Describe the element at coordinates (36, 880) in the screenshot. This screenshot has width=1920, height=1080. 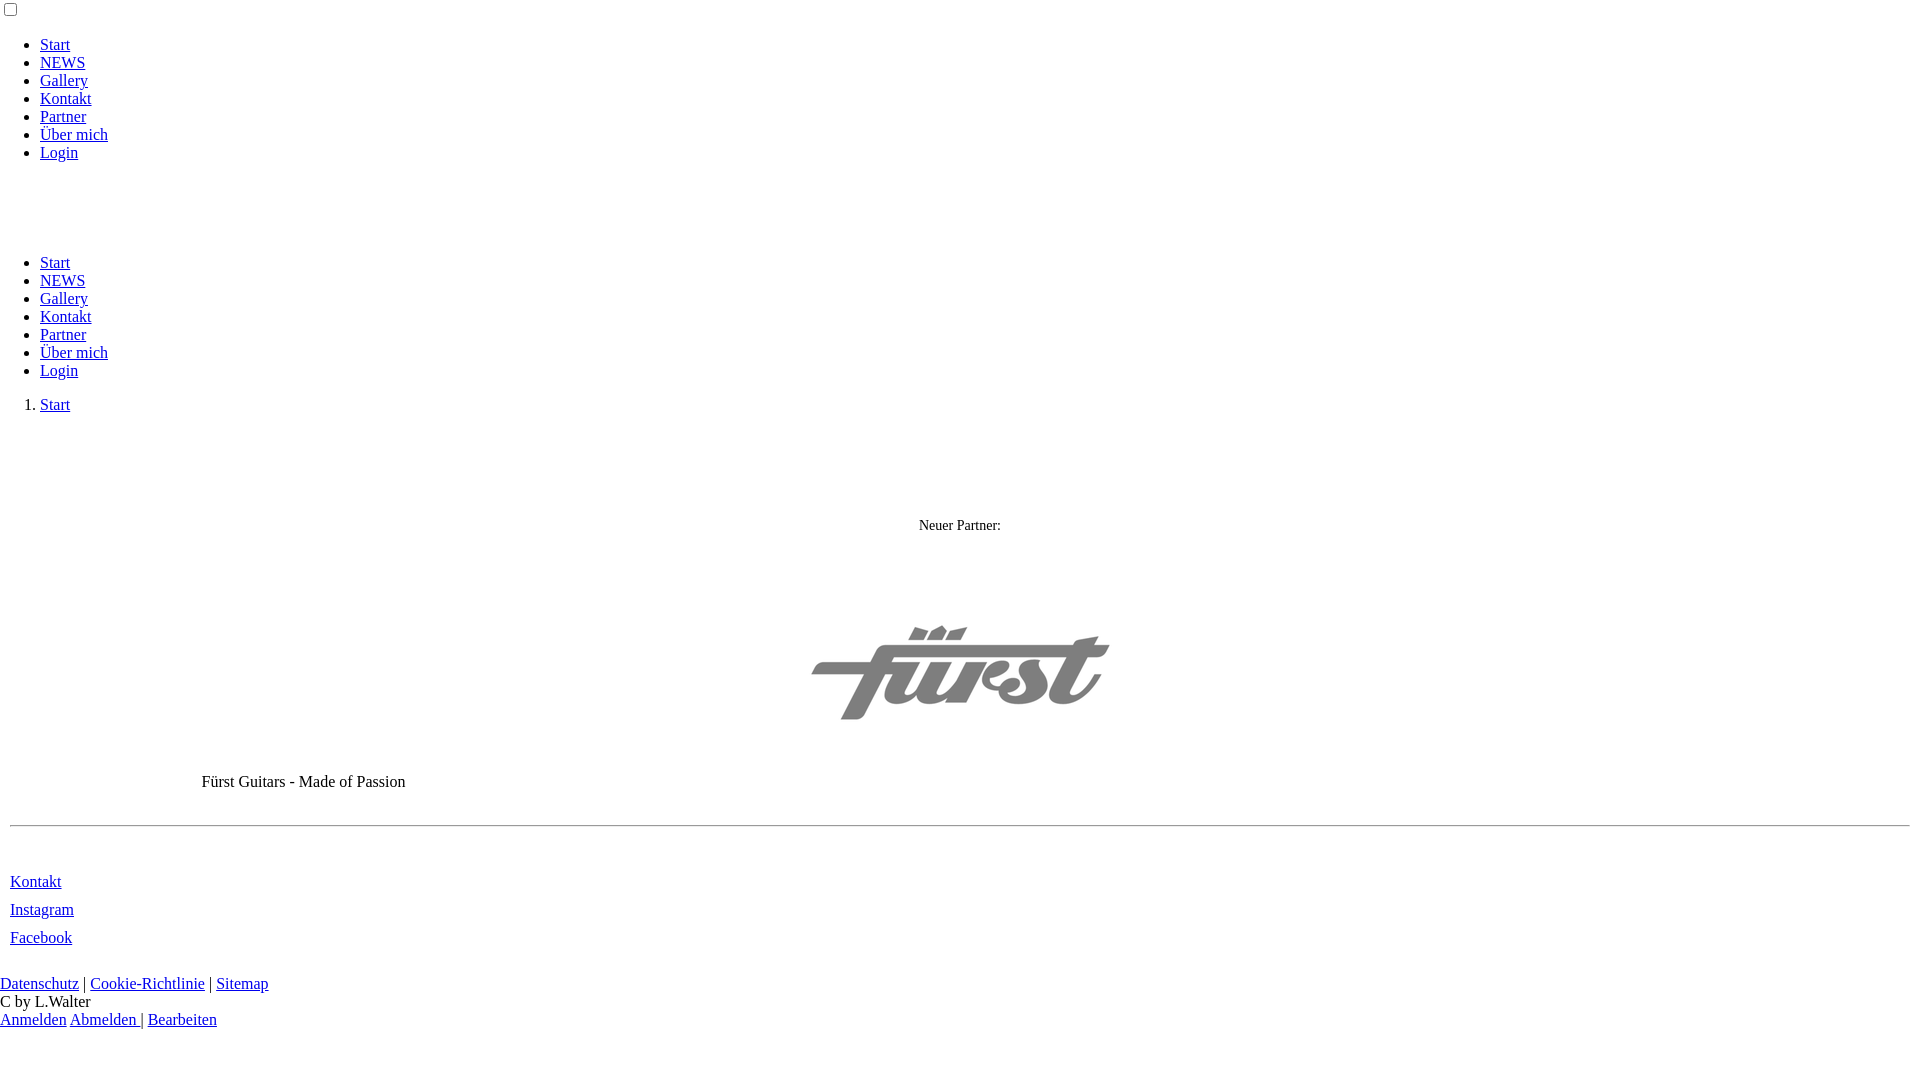
I see `'Kontakt'` at that location.